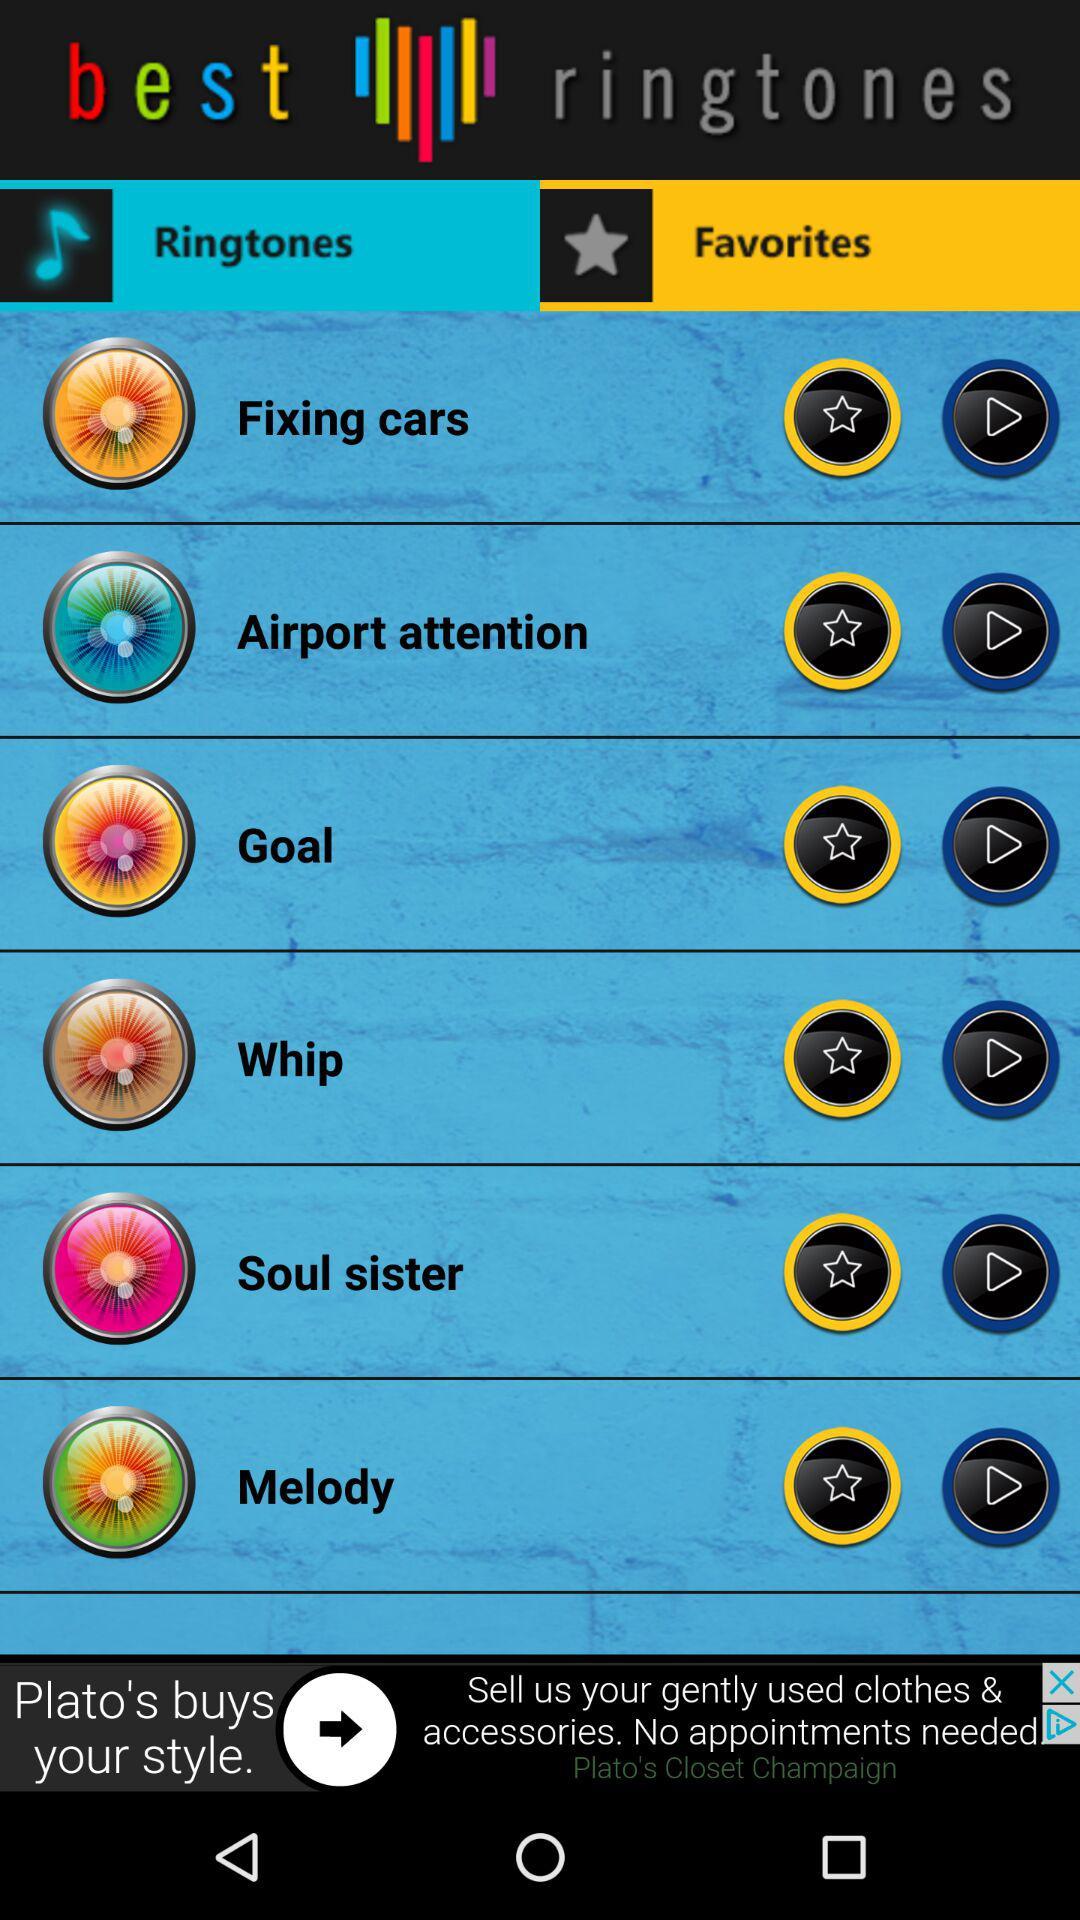  I want to click on for rating, so click(843, 1056).